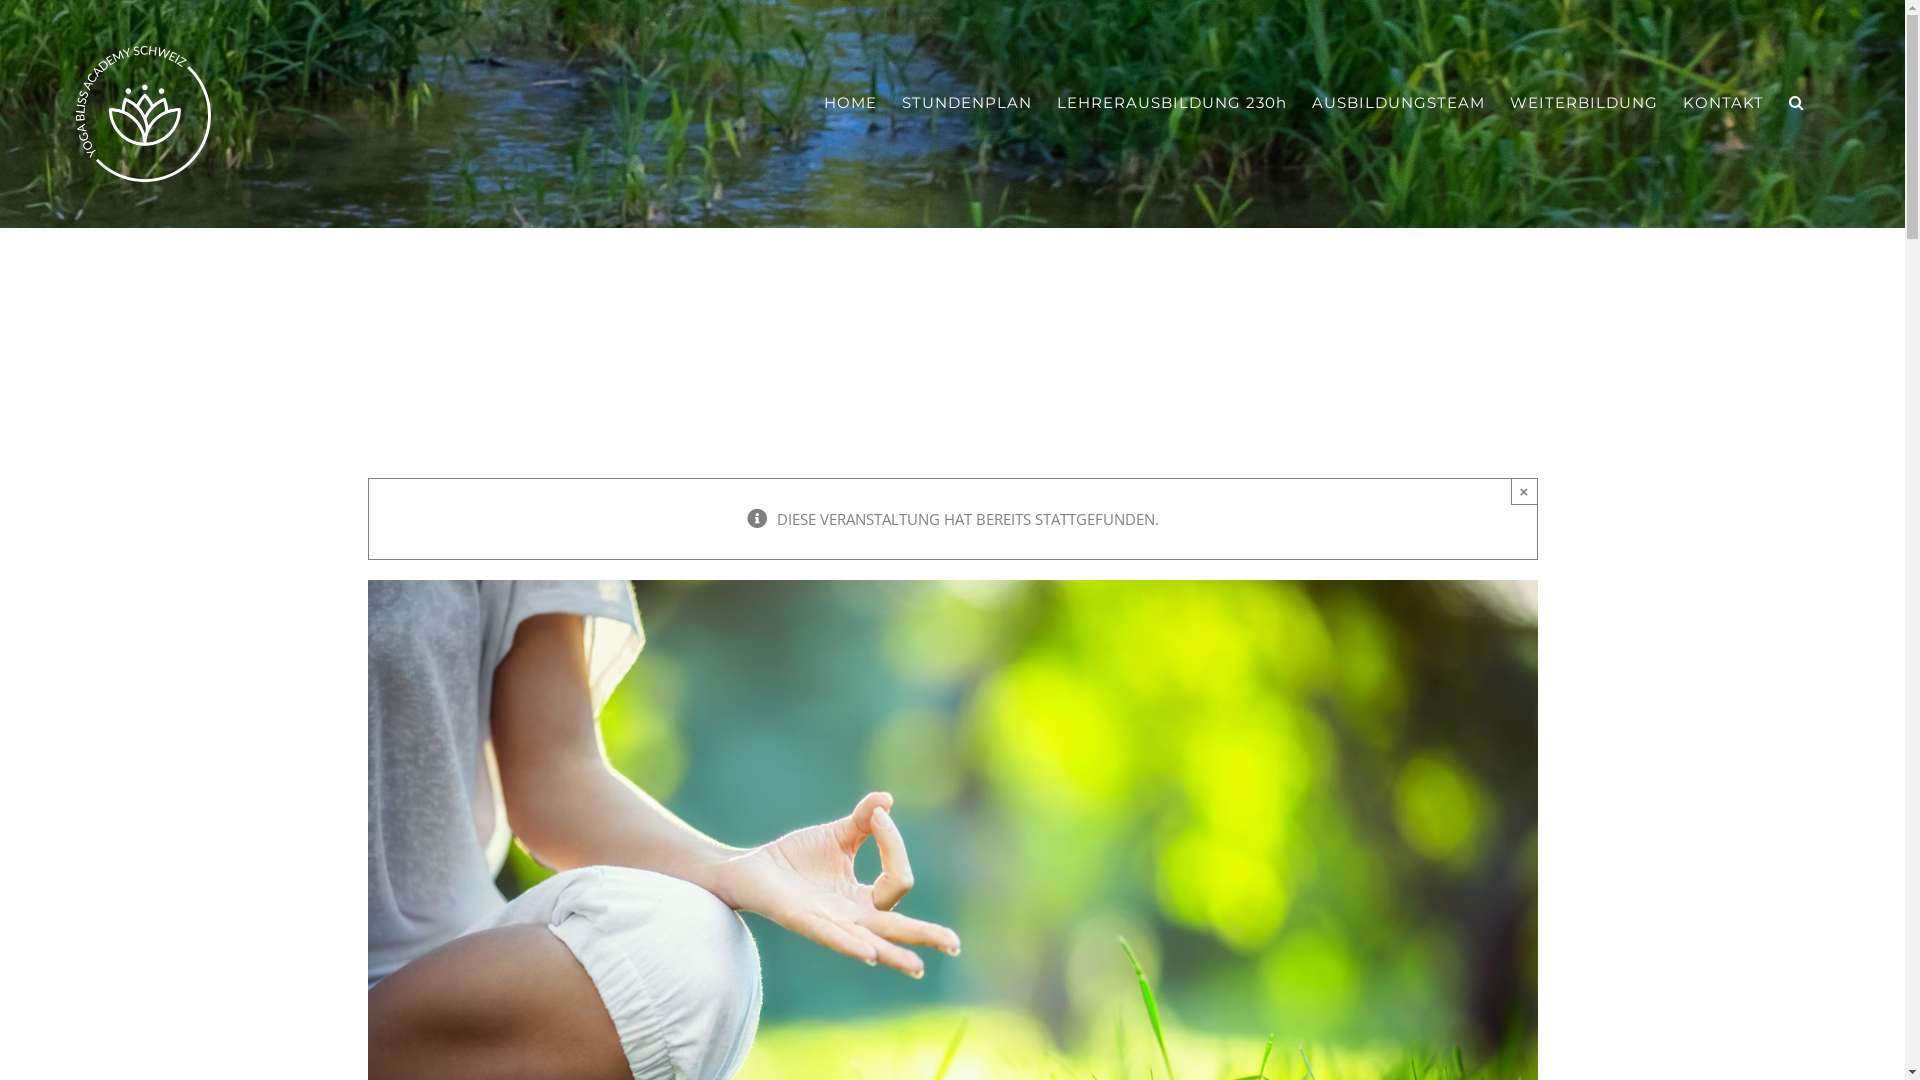 Image resolution: width=1920 pixels, height=1080 pixels. Describe the element at coordinates (1796, 102) in the screenshot. I see `'Suche'` at that location.